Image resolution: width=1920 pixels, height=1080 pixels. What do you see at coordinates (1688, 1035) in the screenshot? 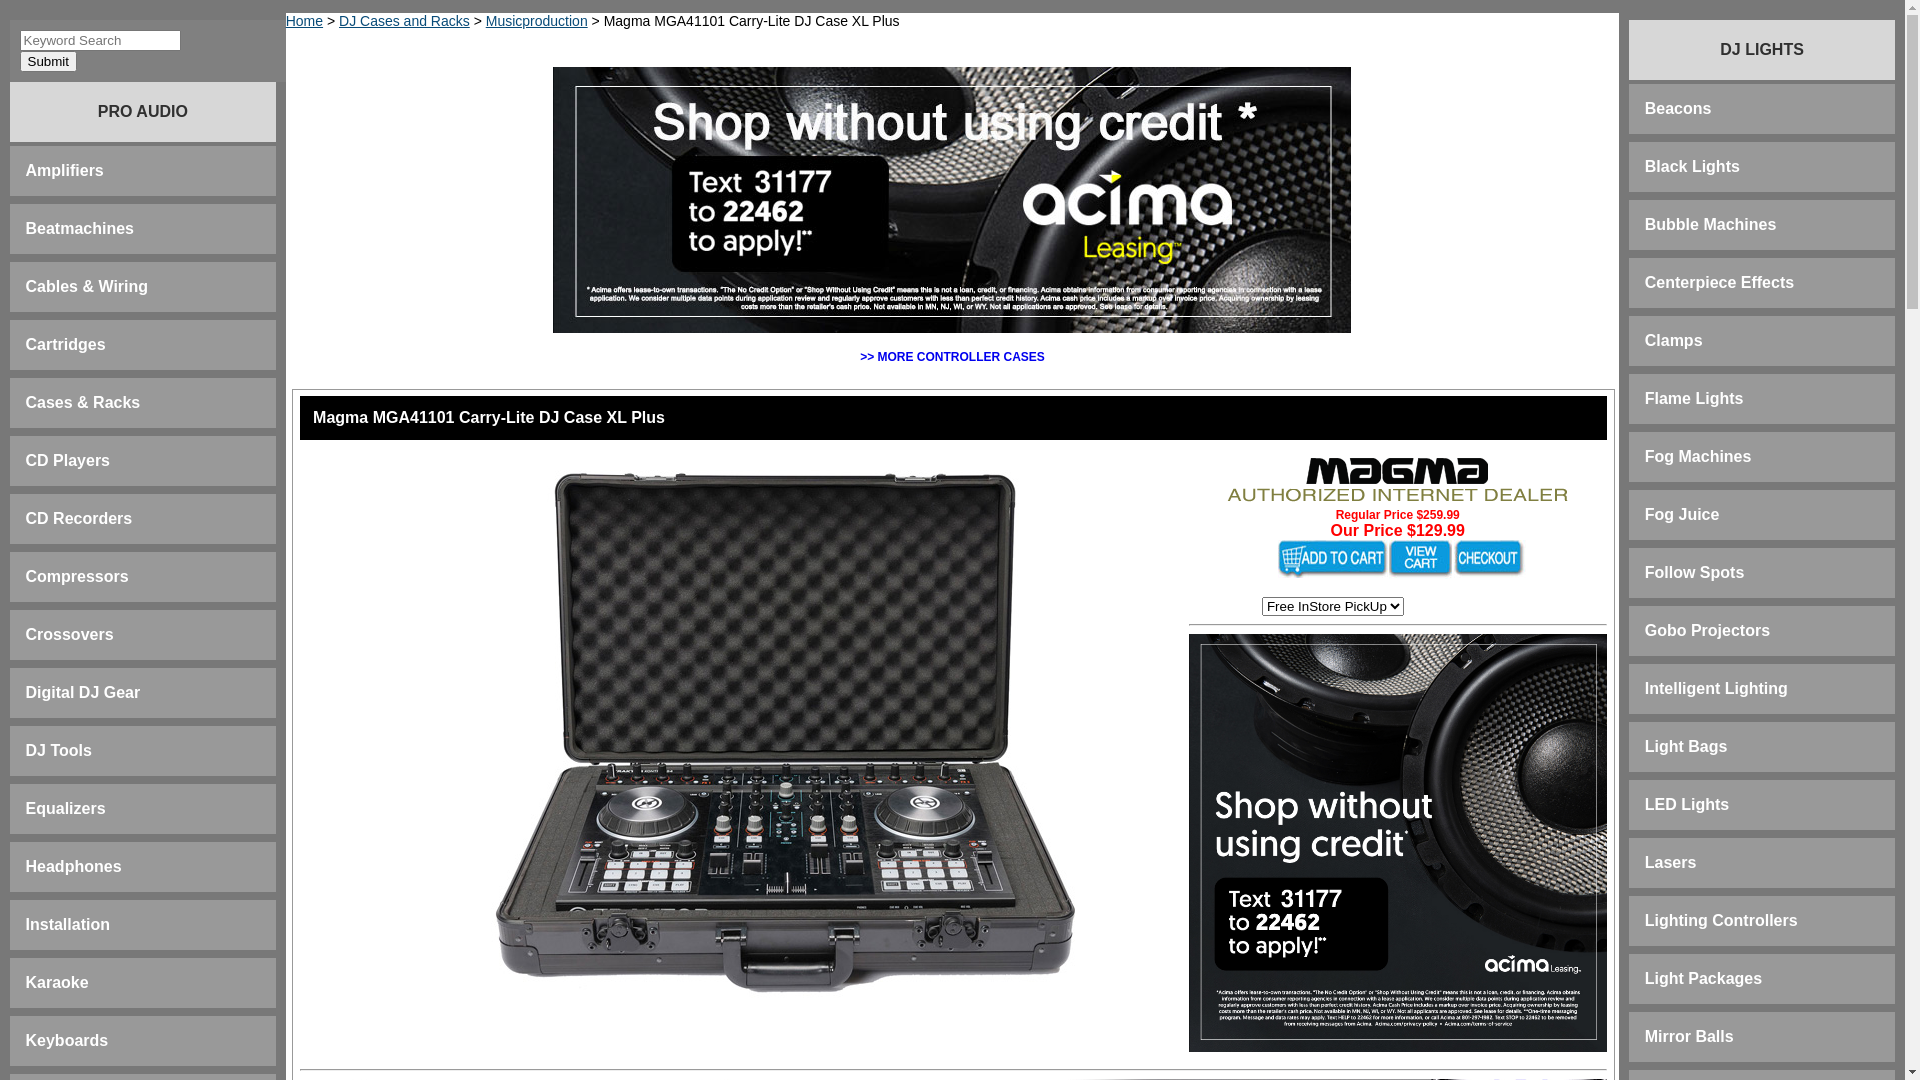
I see `'Mirror Balls'` at bounding box center [1688, 1035].